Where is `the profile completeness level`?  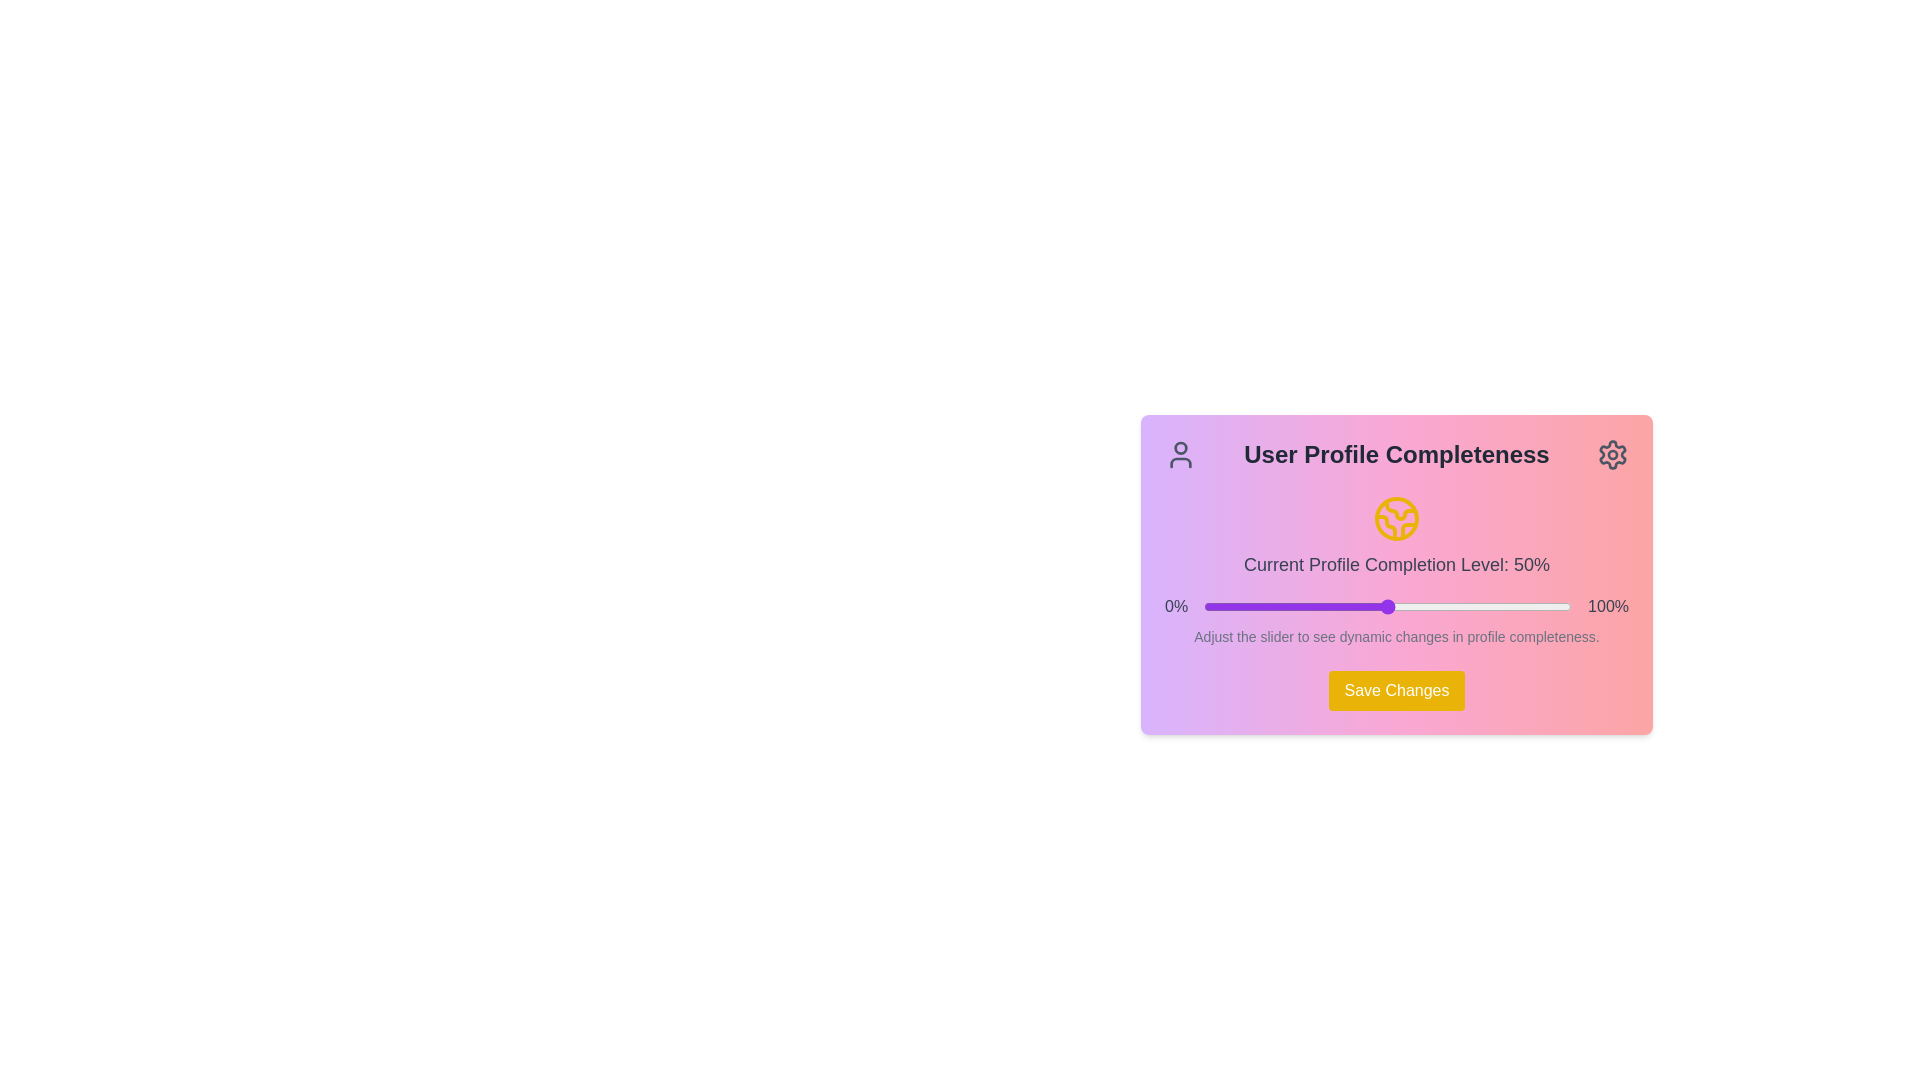
the profile completeness level is located at coordinates (1537, 605).